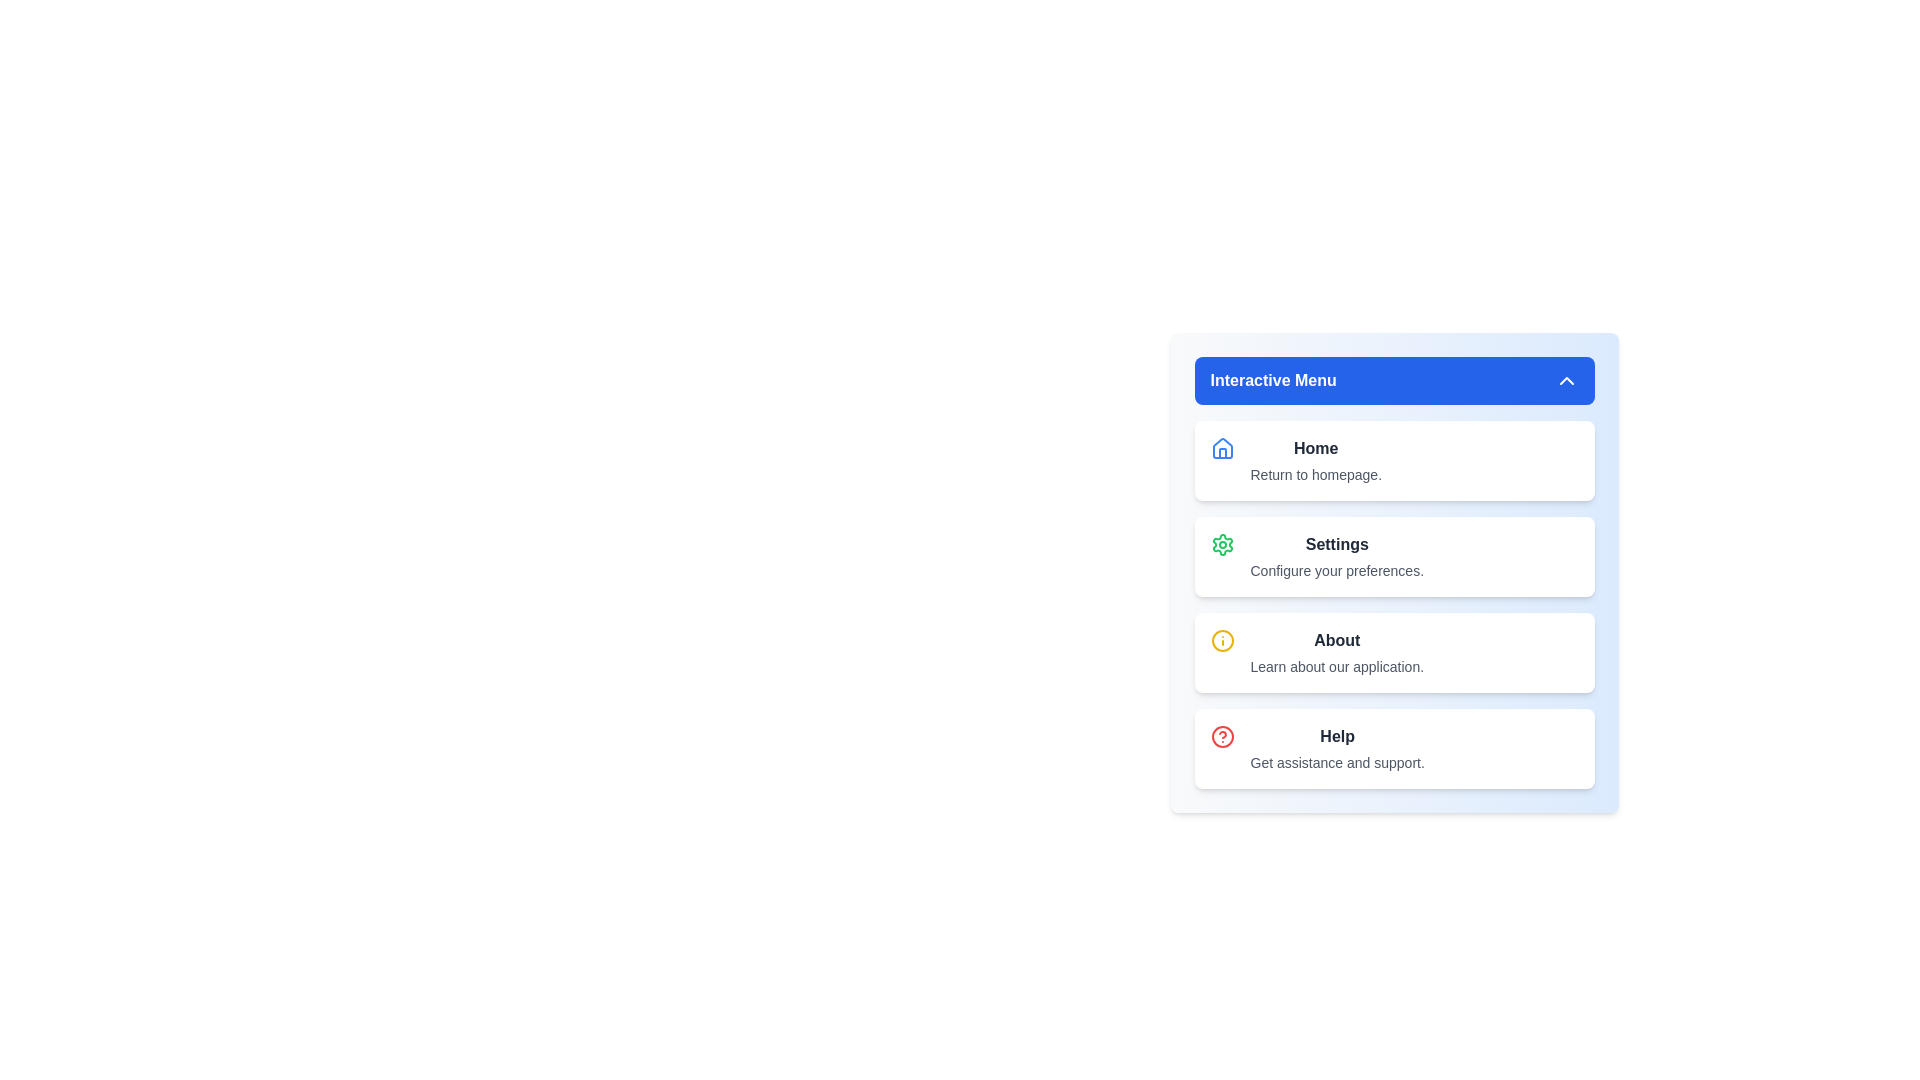  I want to click on the static text element that serves as the title for the 'About' section in the interactive menu, located under 'Settings' and above 'Help', so click(1337, 640).